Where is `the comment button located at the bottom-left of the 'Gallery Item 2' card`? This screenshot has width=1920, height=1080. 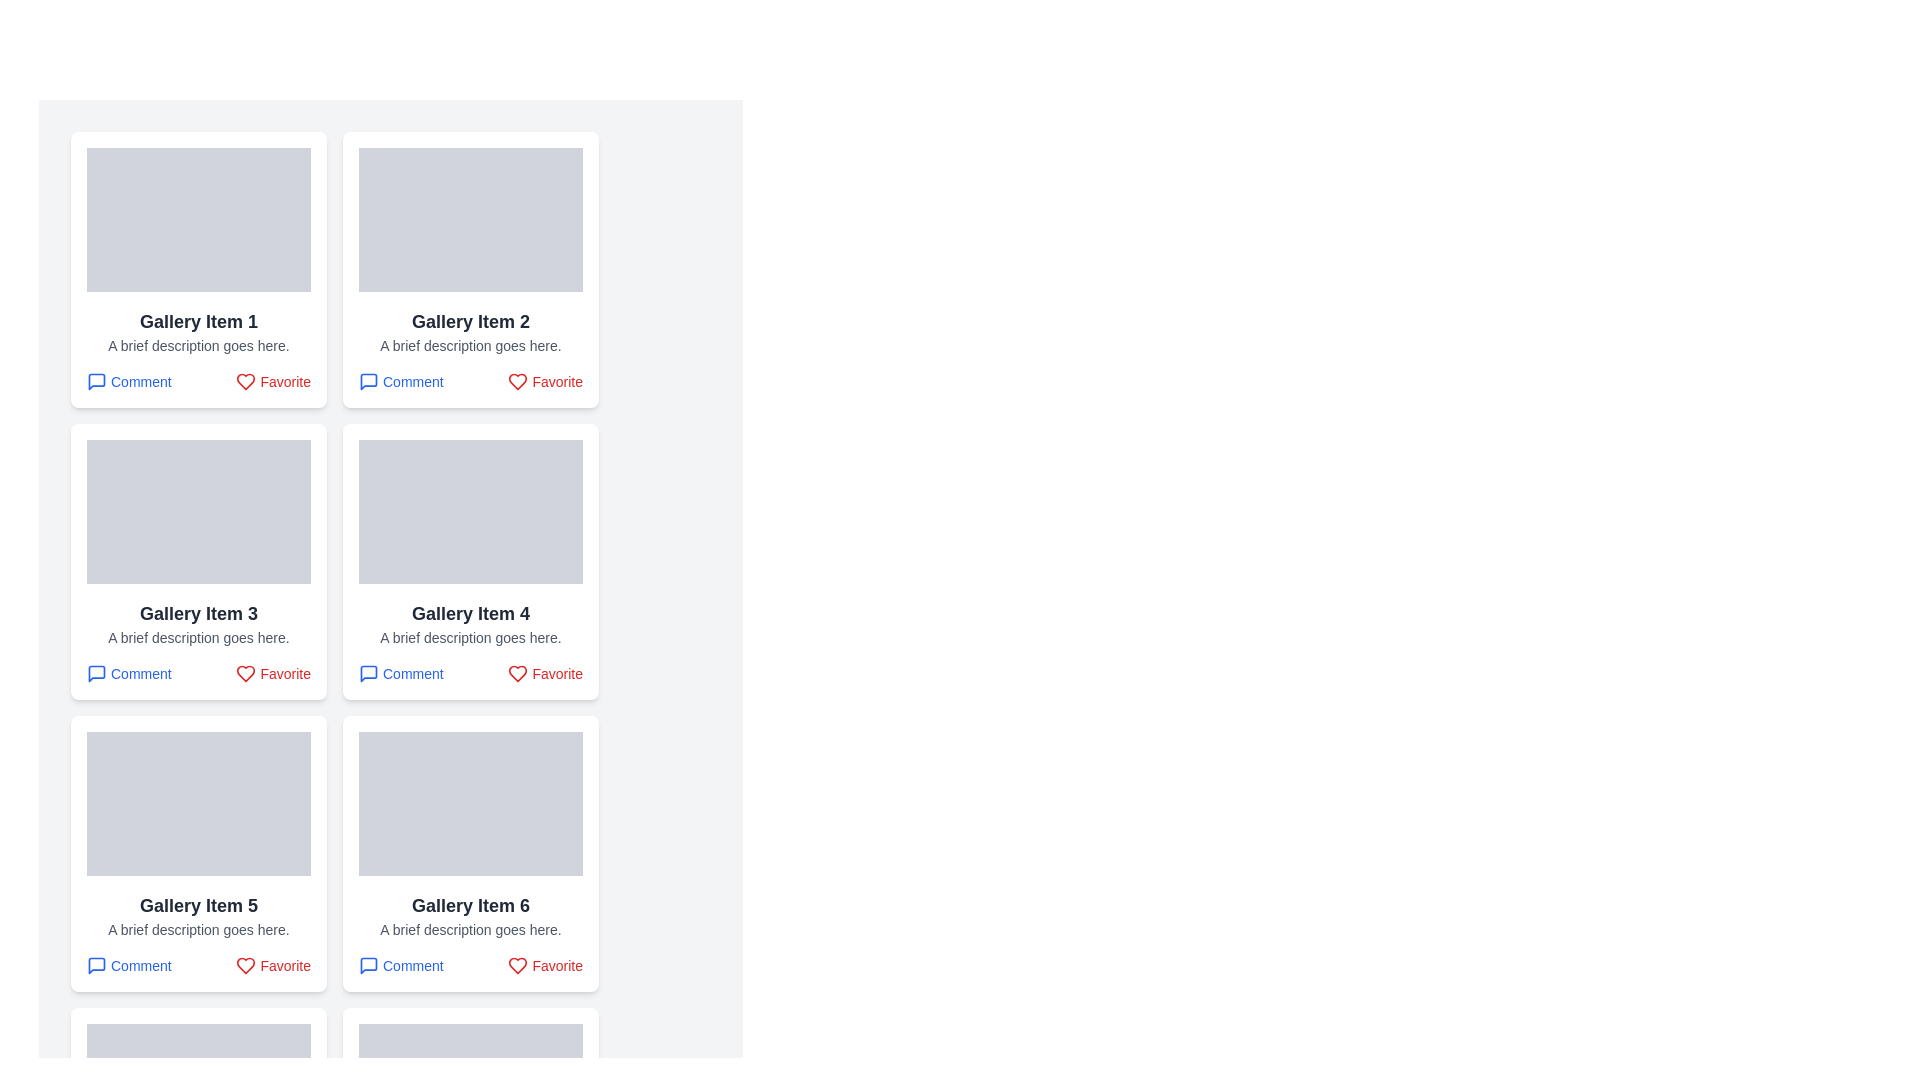 the comment button located at the bottom-left of the 'Gallery Item 2' card is located at coordinates (400, 381).